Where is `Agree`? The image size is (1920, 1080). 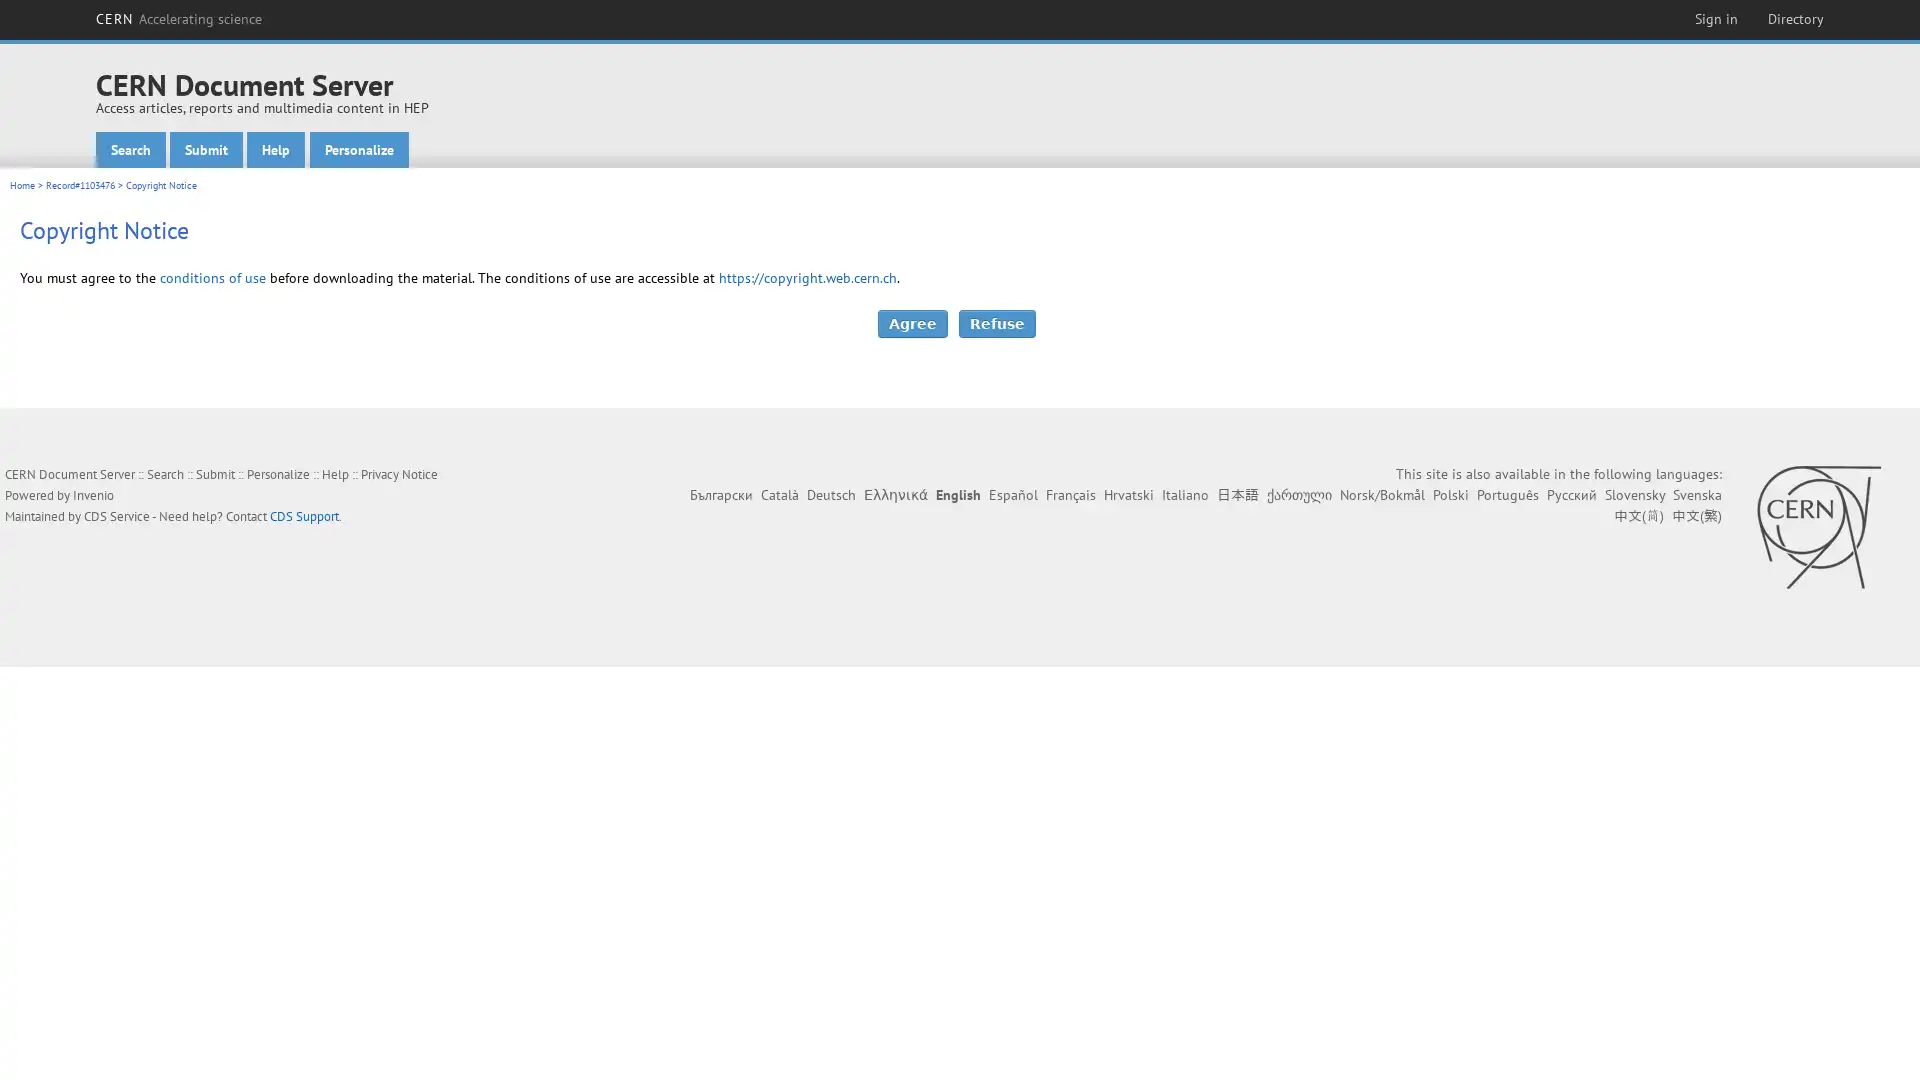
Agree is located at coordinates (911, 322).